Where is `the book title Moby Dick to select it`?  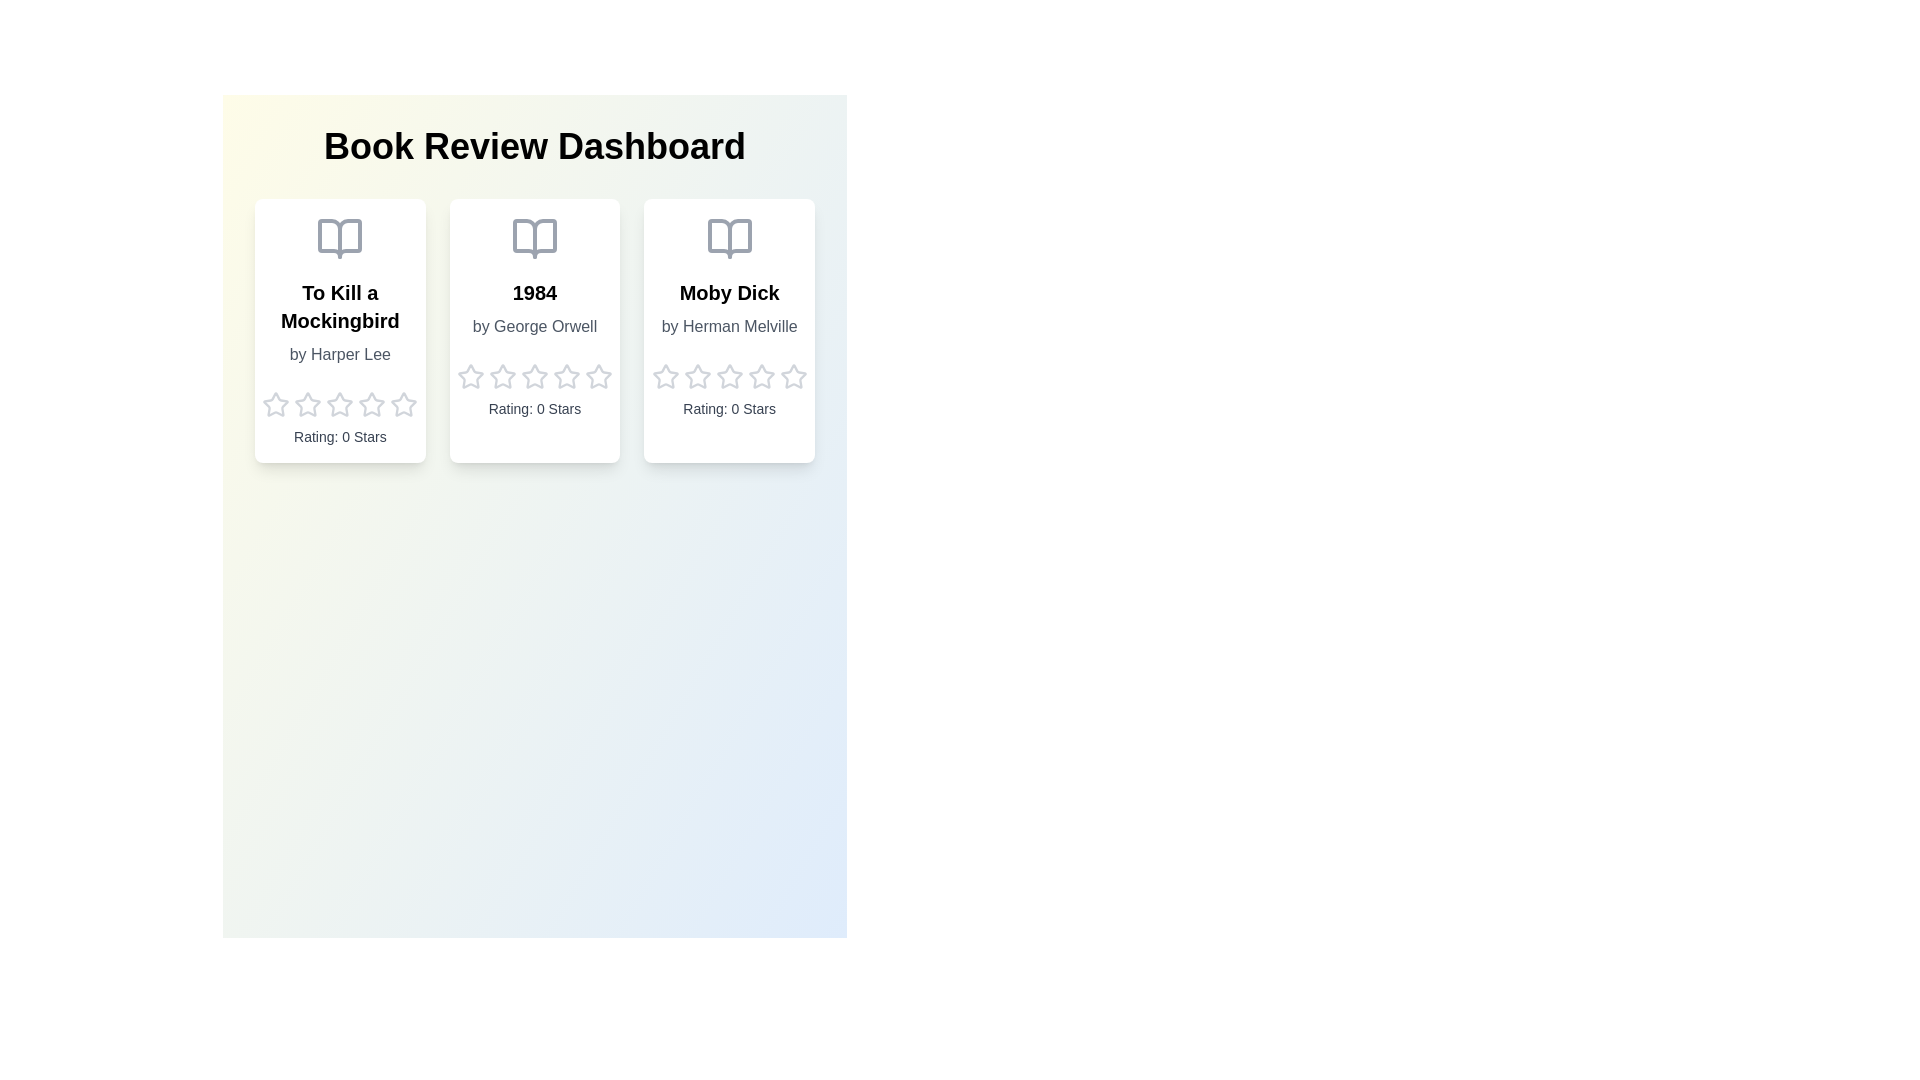 the book title Moby Dick to select it is located at coordinates (728, 293).